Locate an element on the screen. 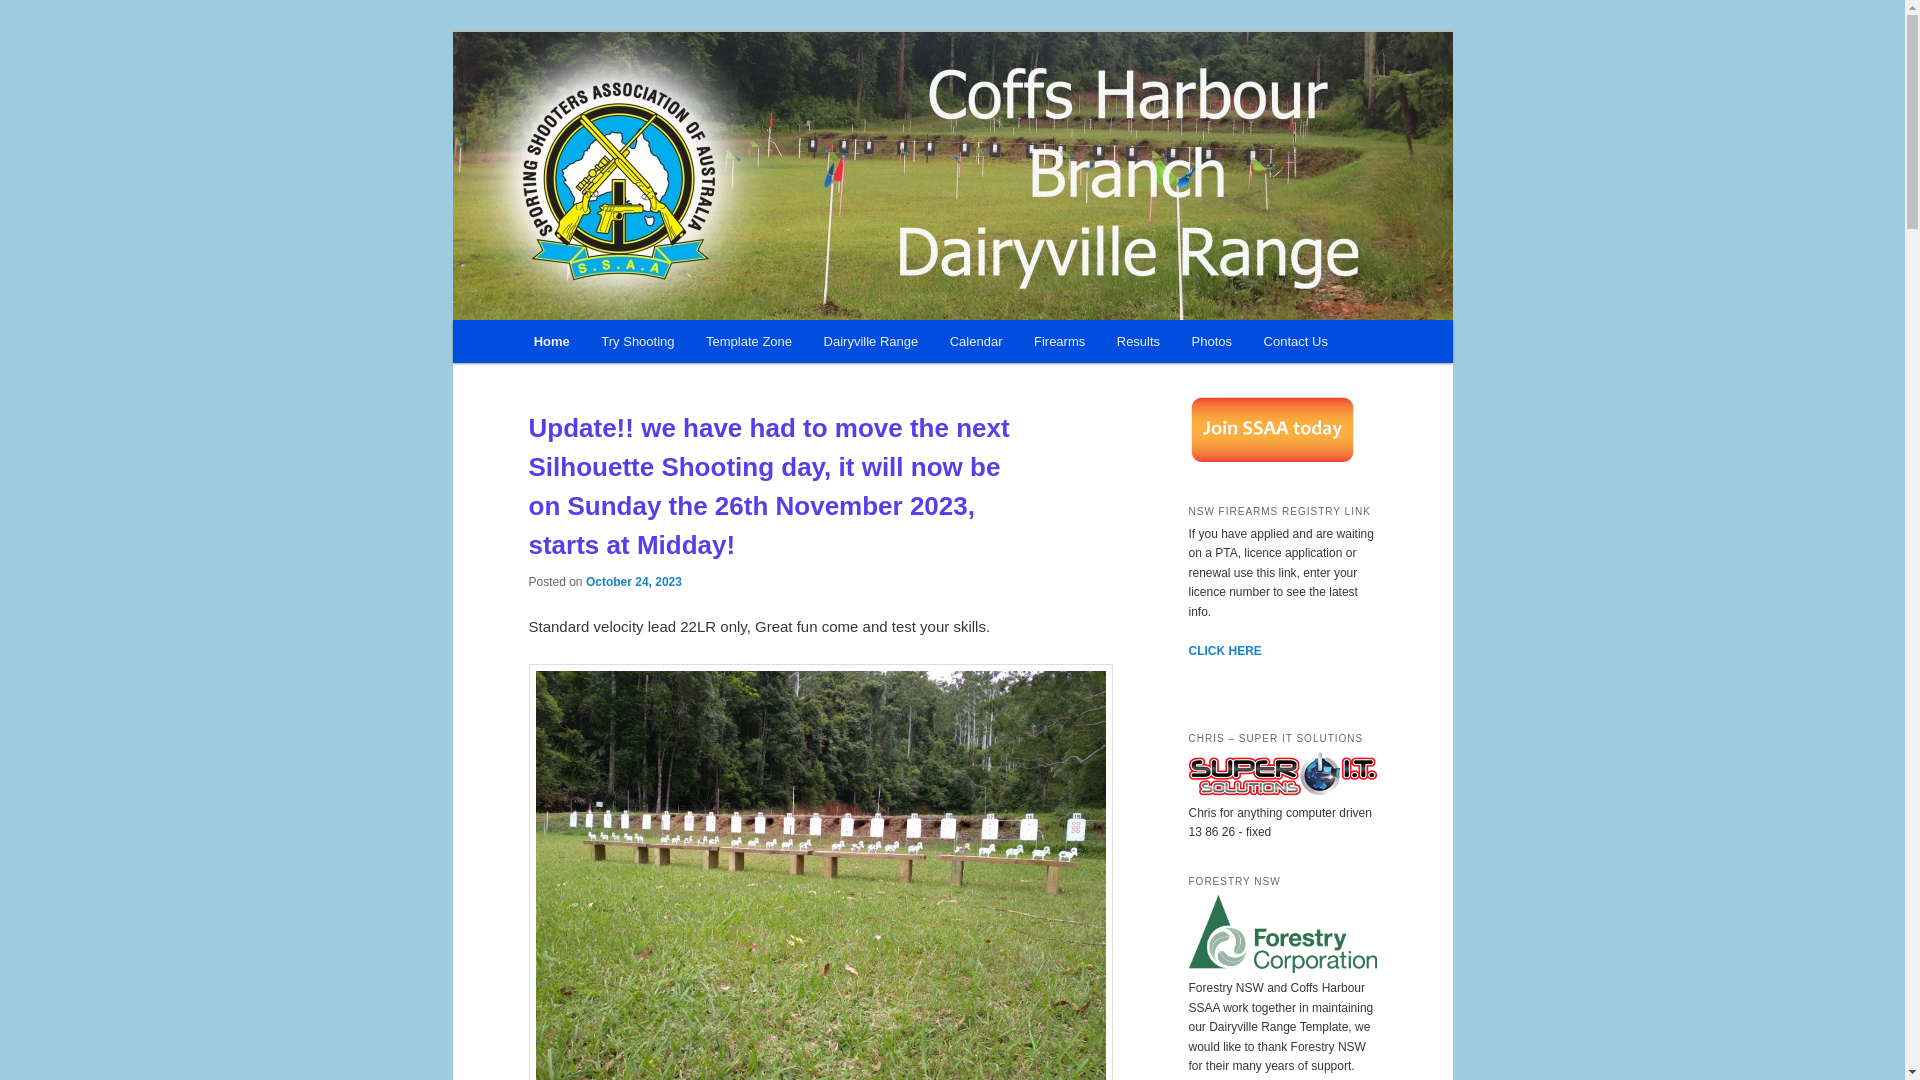 The image size is (1920, 1080). 'Calendar' is located at coordinates (975, 340).